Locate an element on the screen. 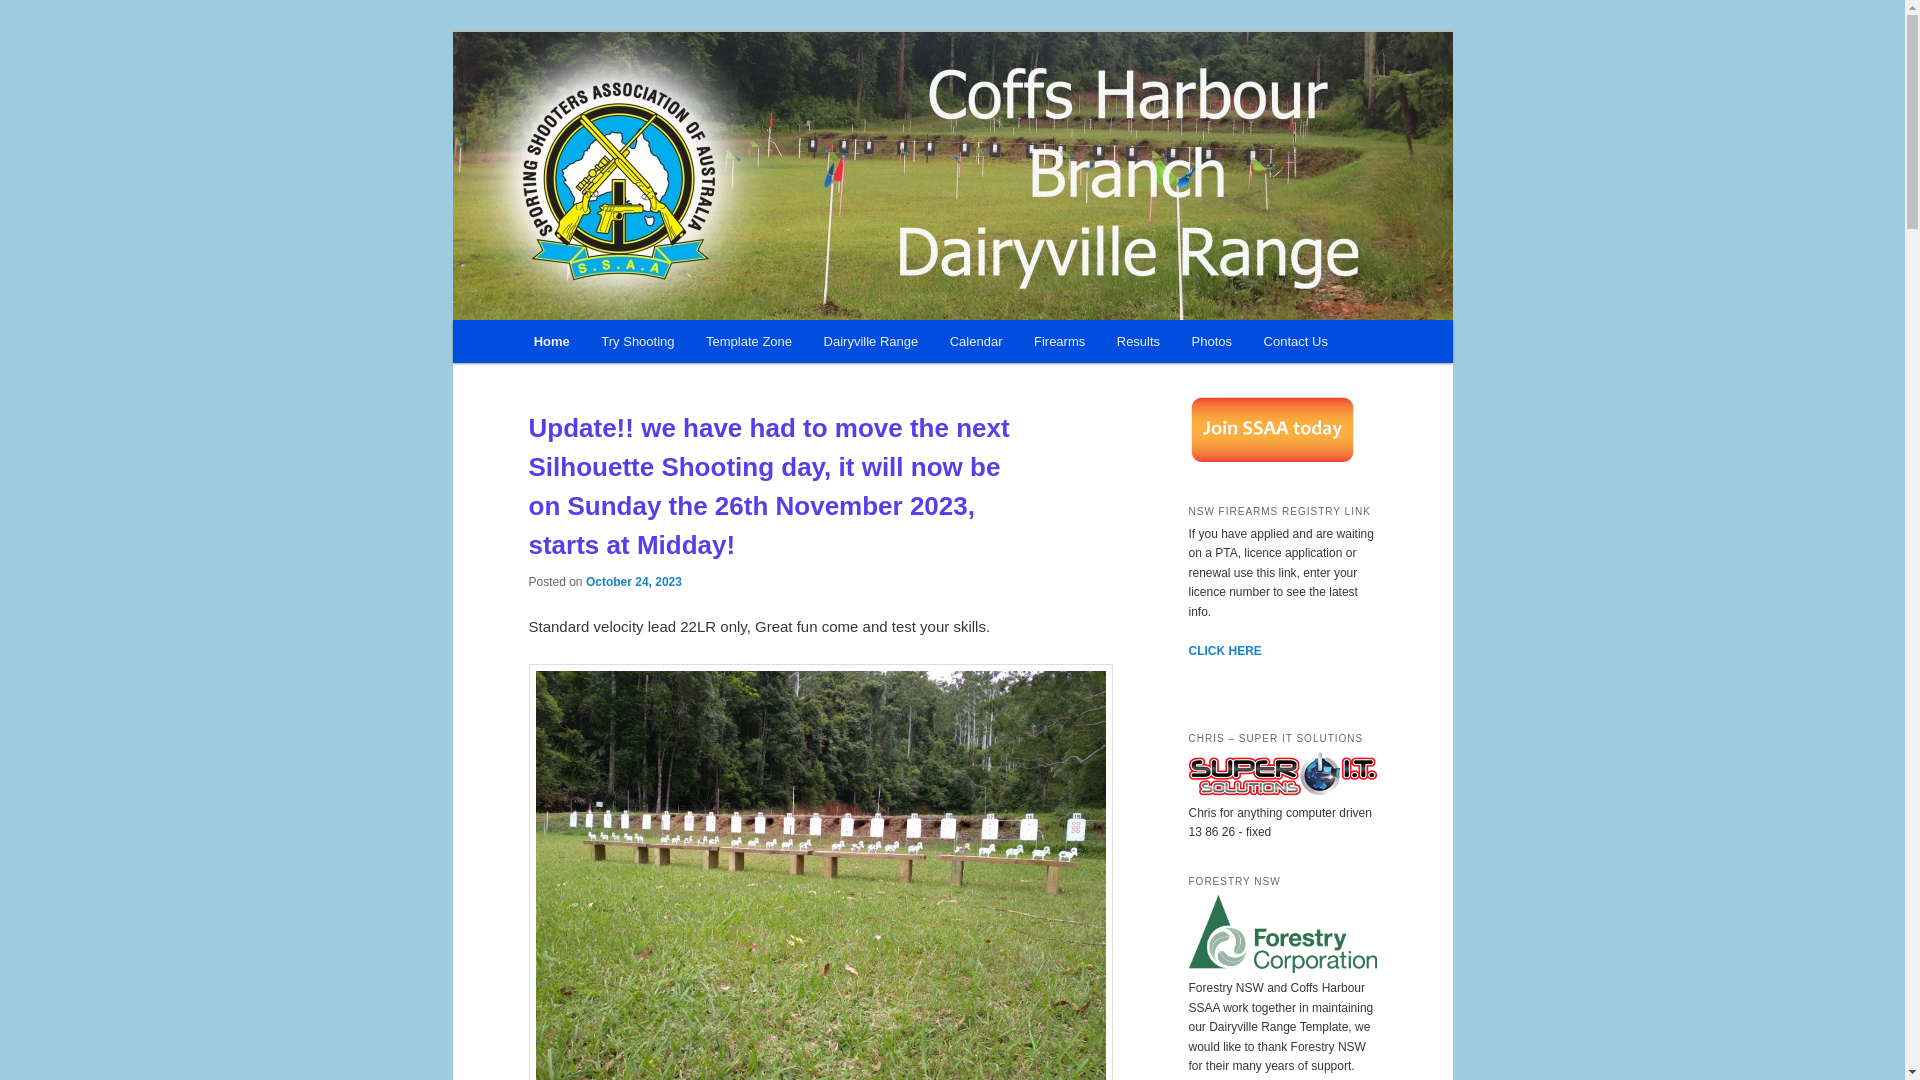 The image size is (1920, 1080). 'Calendar' is located at coordinates (975, 340).